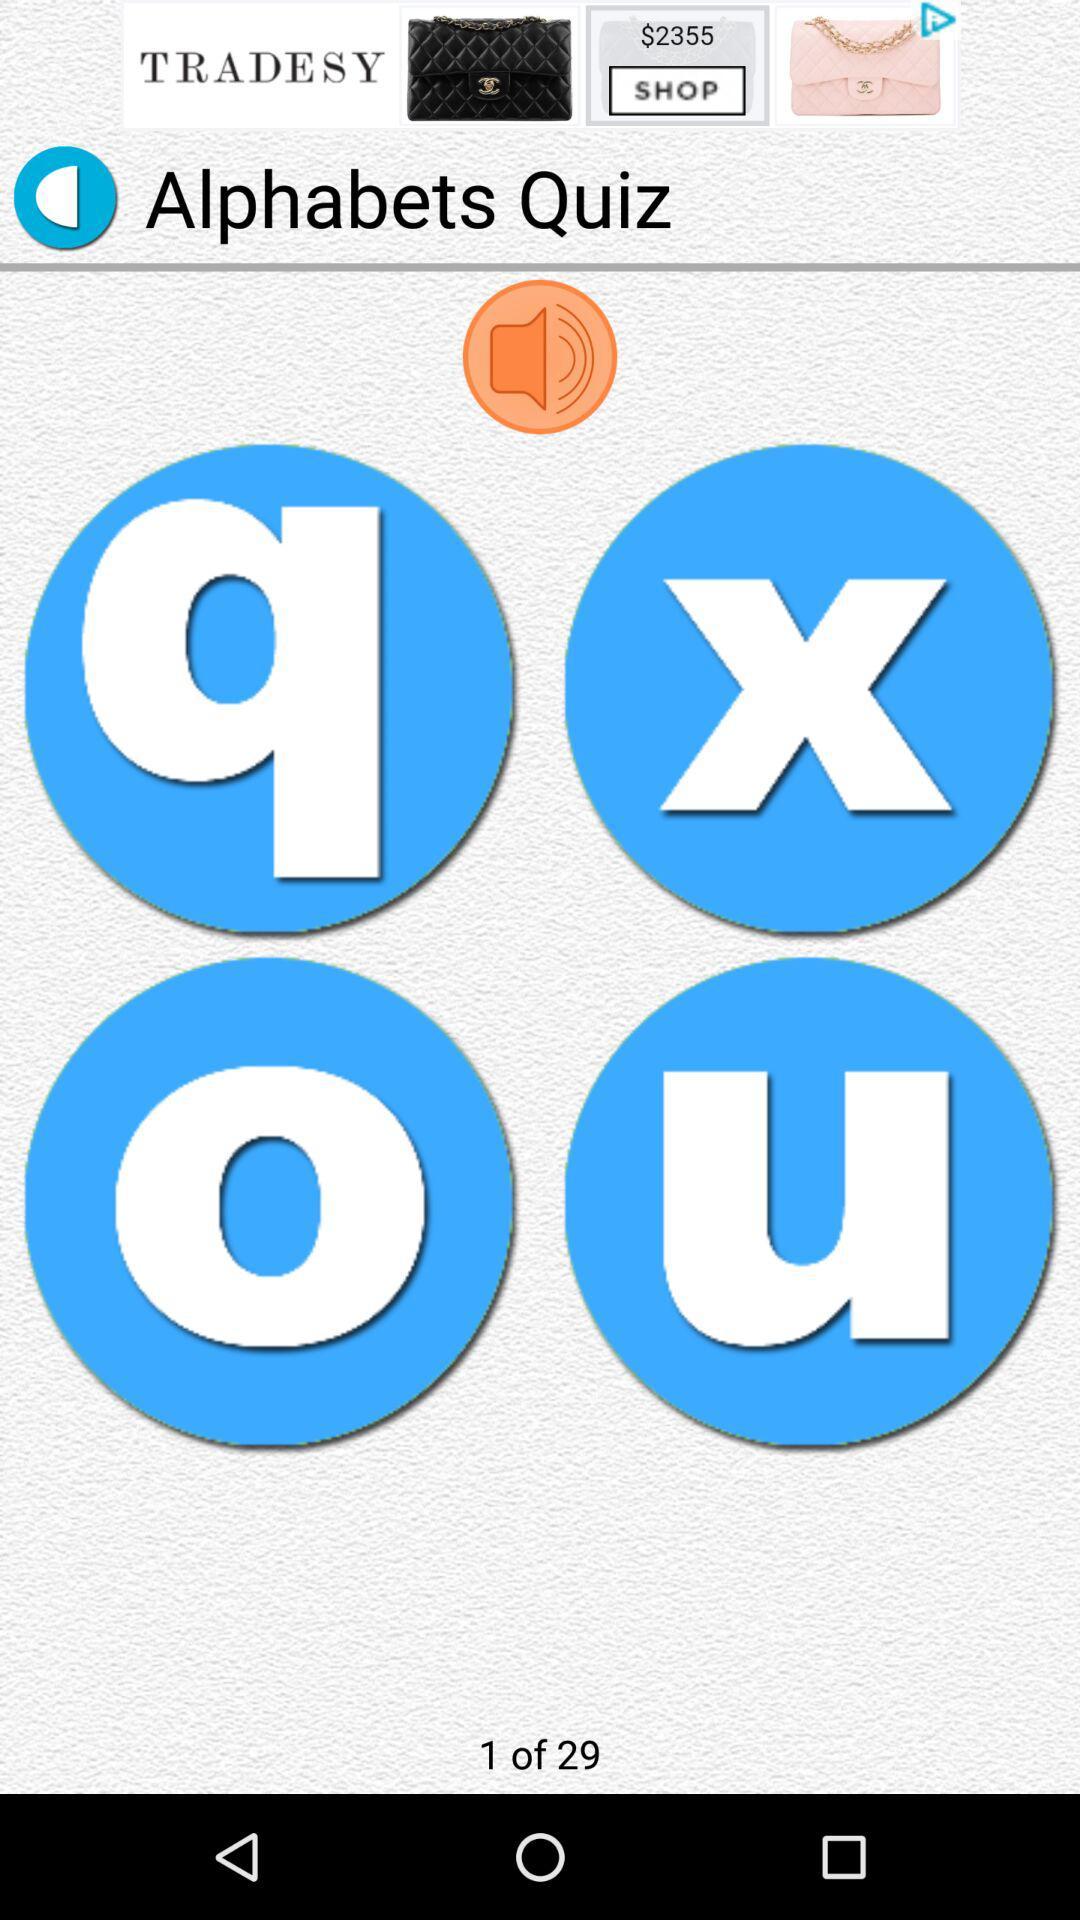 The height and width of the screenshot is (1920, 1080). I want to click on letter x, so click(810, 690).